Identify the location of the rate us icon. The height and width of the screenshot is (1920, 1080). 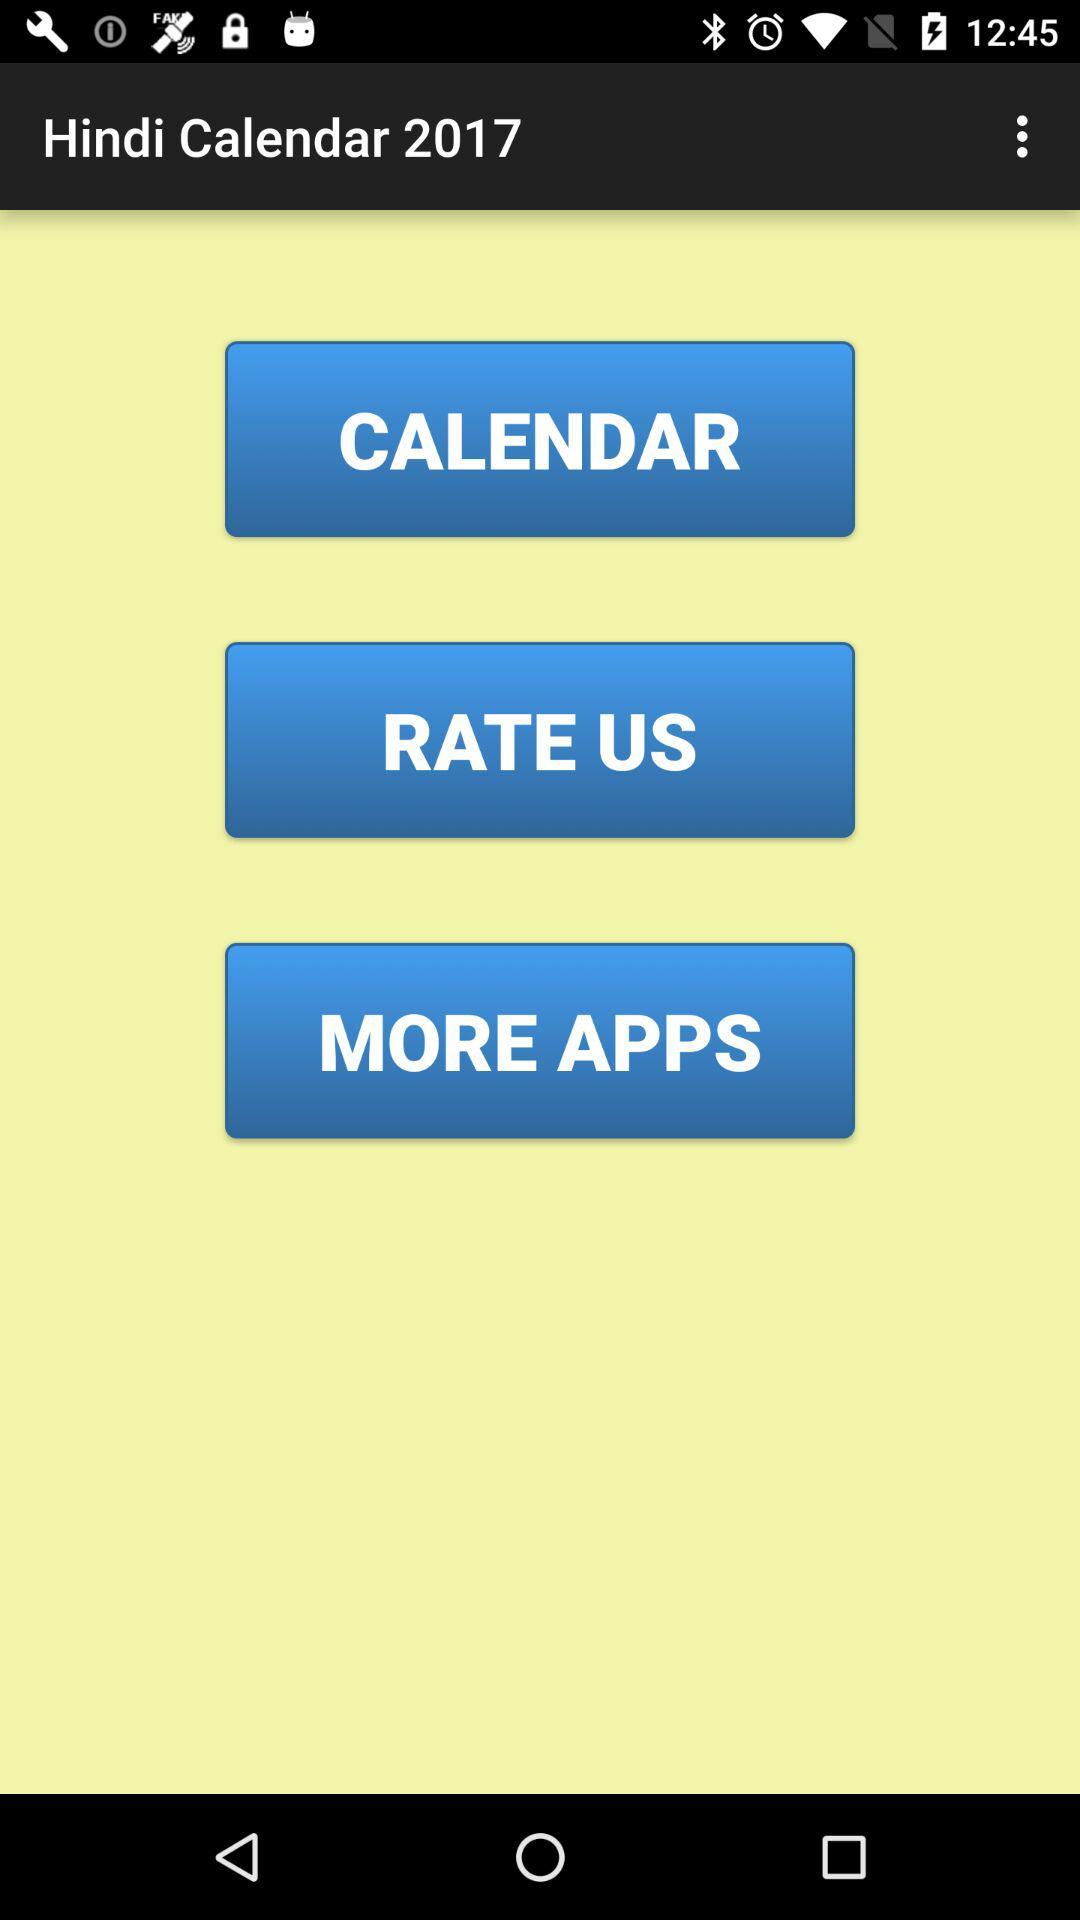
(540, 738).